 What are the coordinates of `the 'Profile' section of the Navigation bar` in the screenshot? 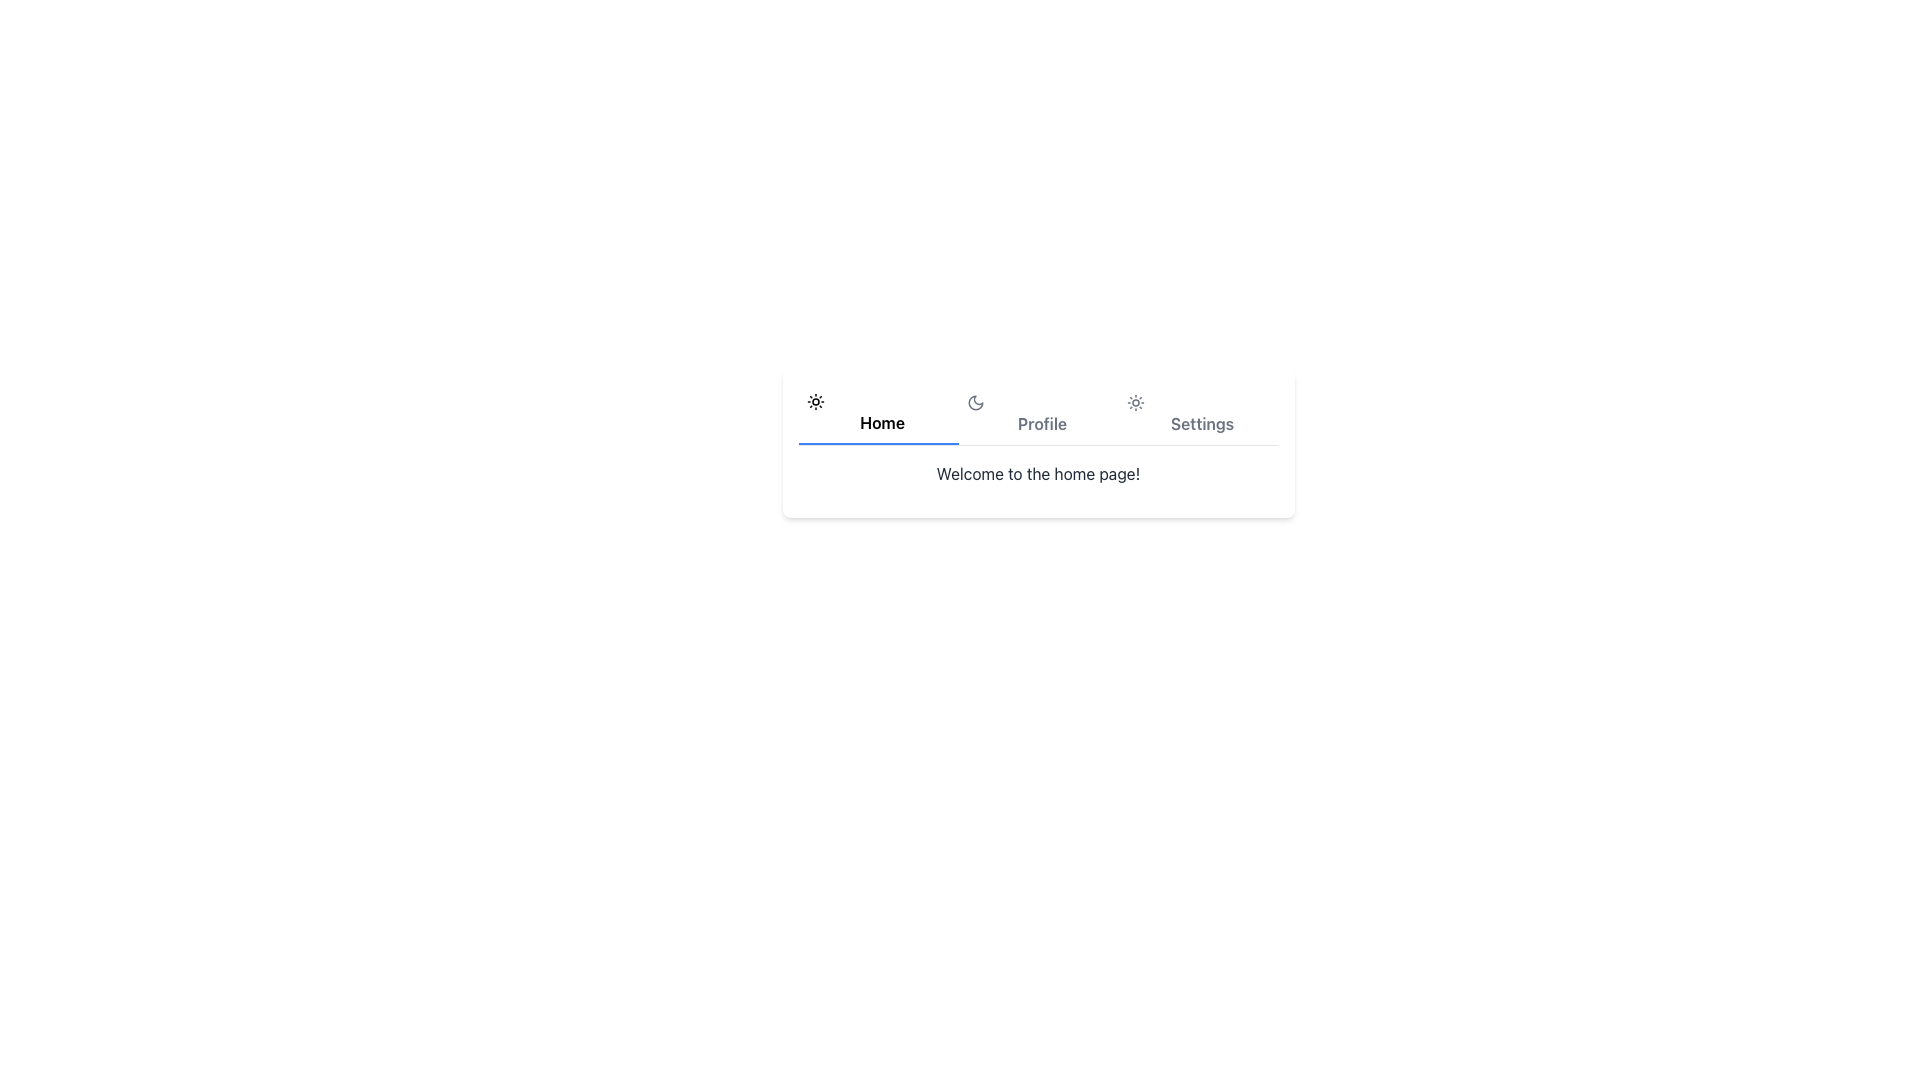 It's located at (1038, 414).